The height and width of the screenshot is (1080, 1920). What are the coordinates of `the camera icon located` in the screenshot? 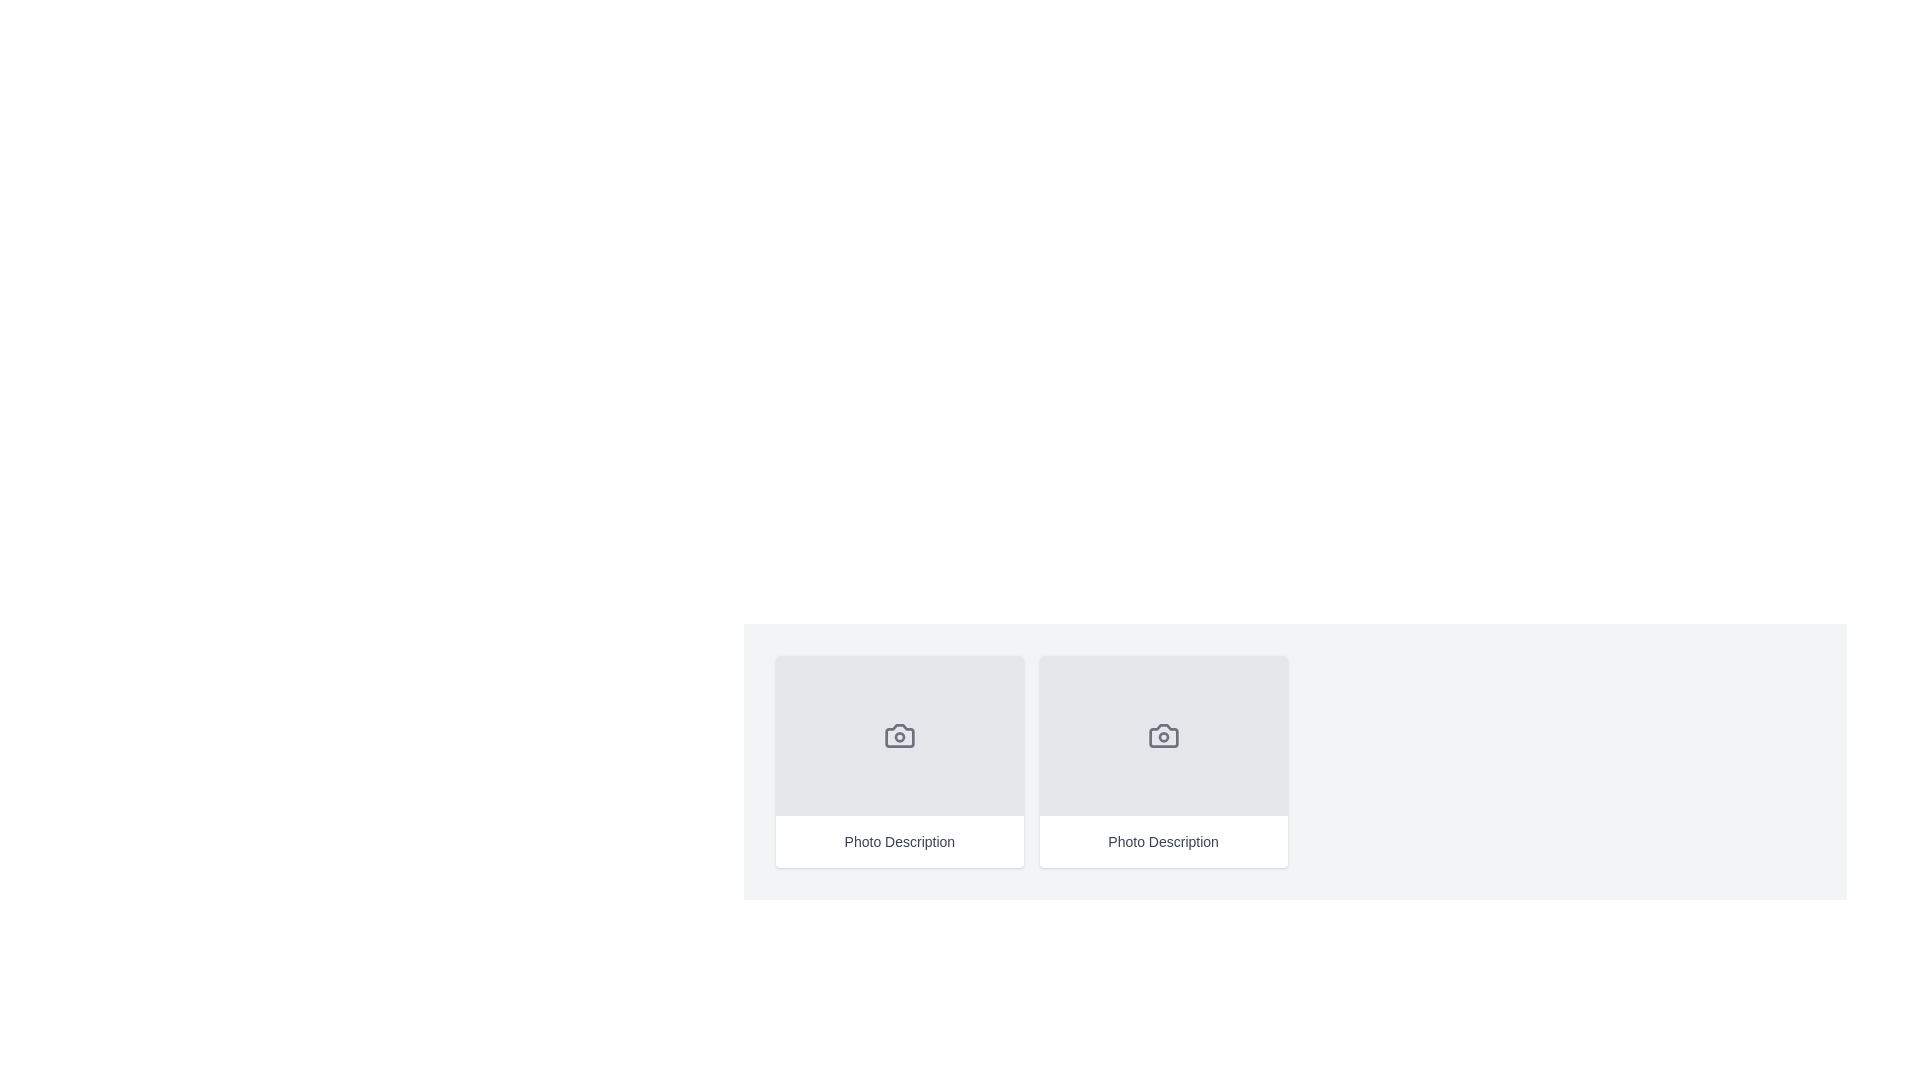 It's located at (1163, 736).